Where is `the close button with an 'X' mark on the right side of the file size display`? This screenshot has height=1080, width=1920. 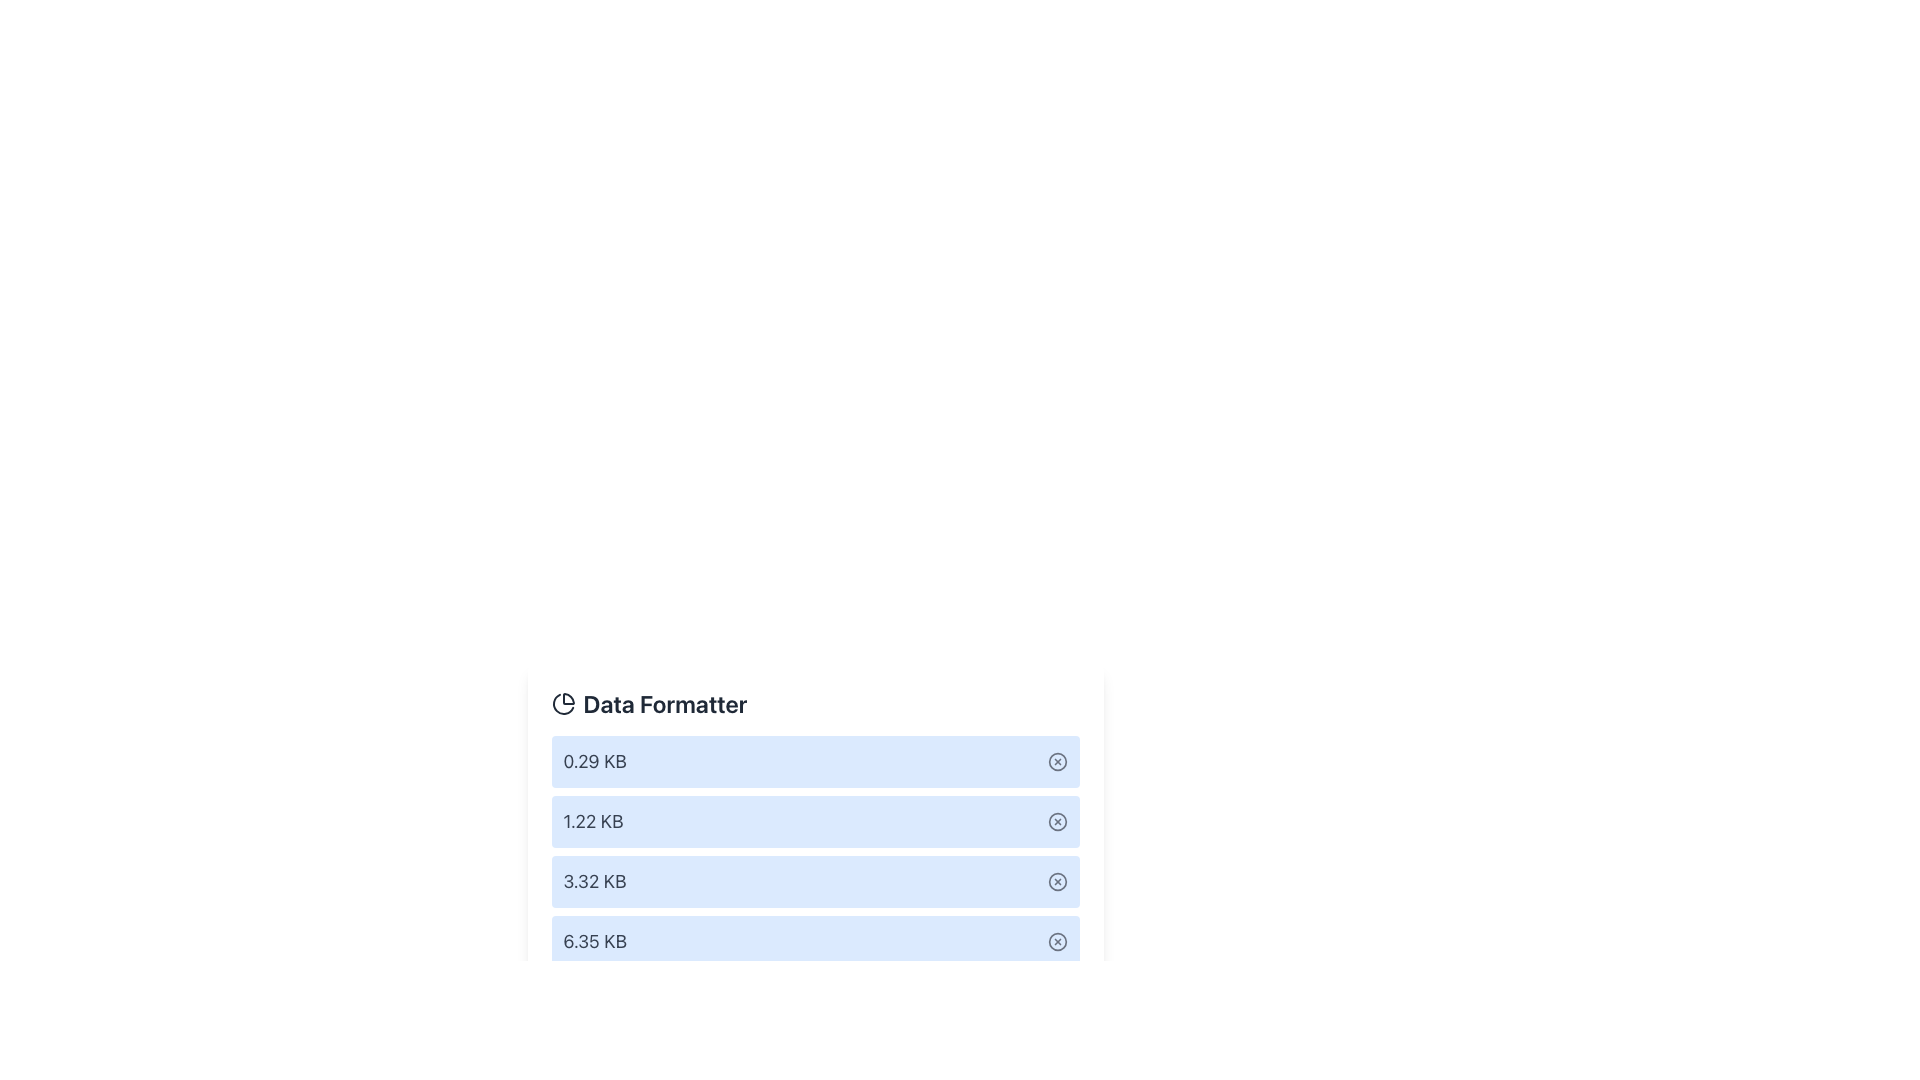
the close button with an 'X' mark on the right side of the file size display is located at coordinates (1056, 762).